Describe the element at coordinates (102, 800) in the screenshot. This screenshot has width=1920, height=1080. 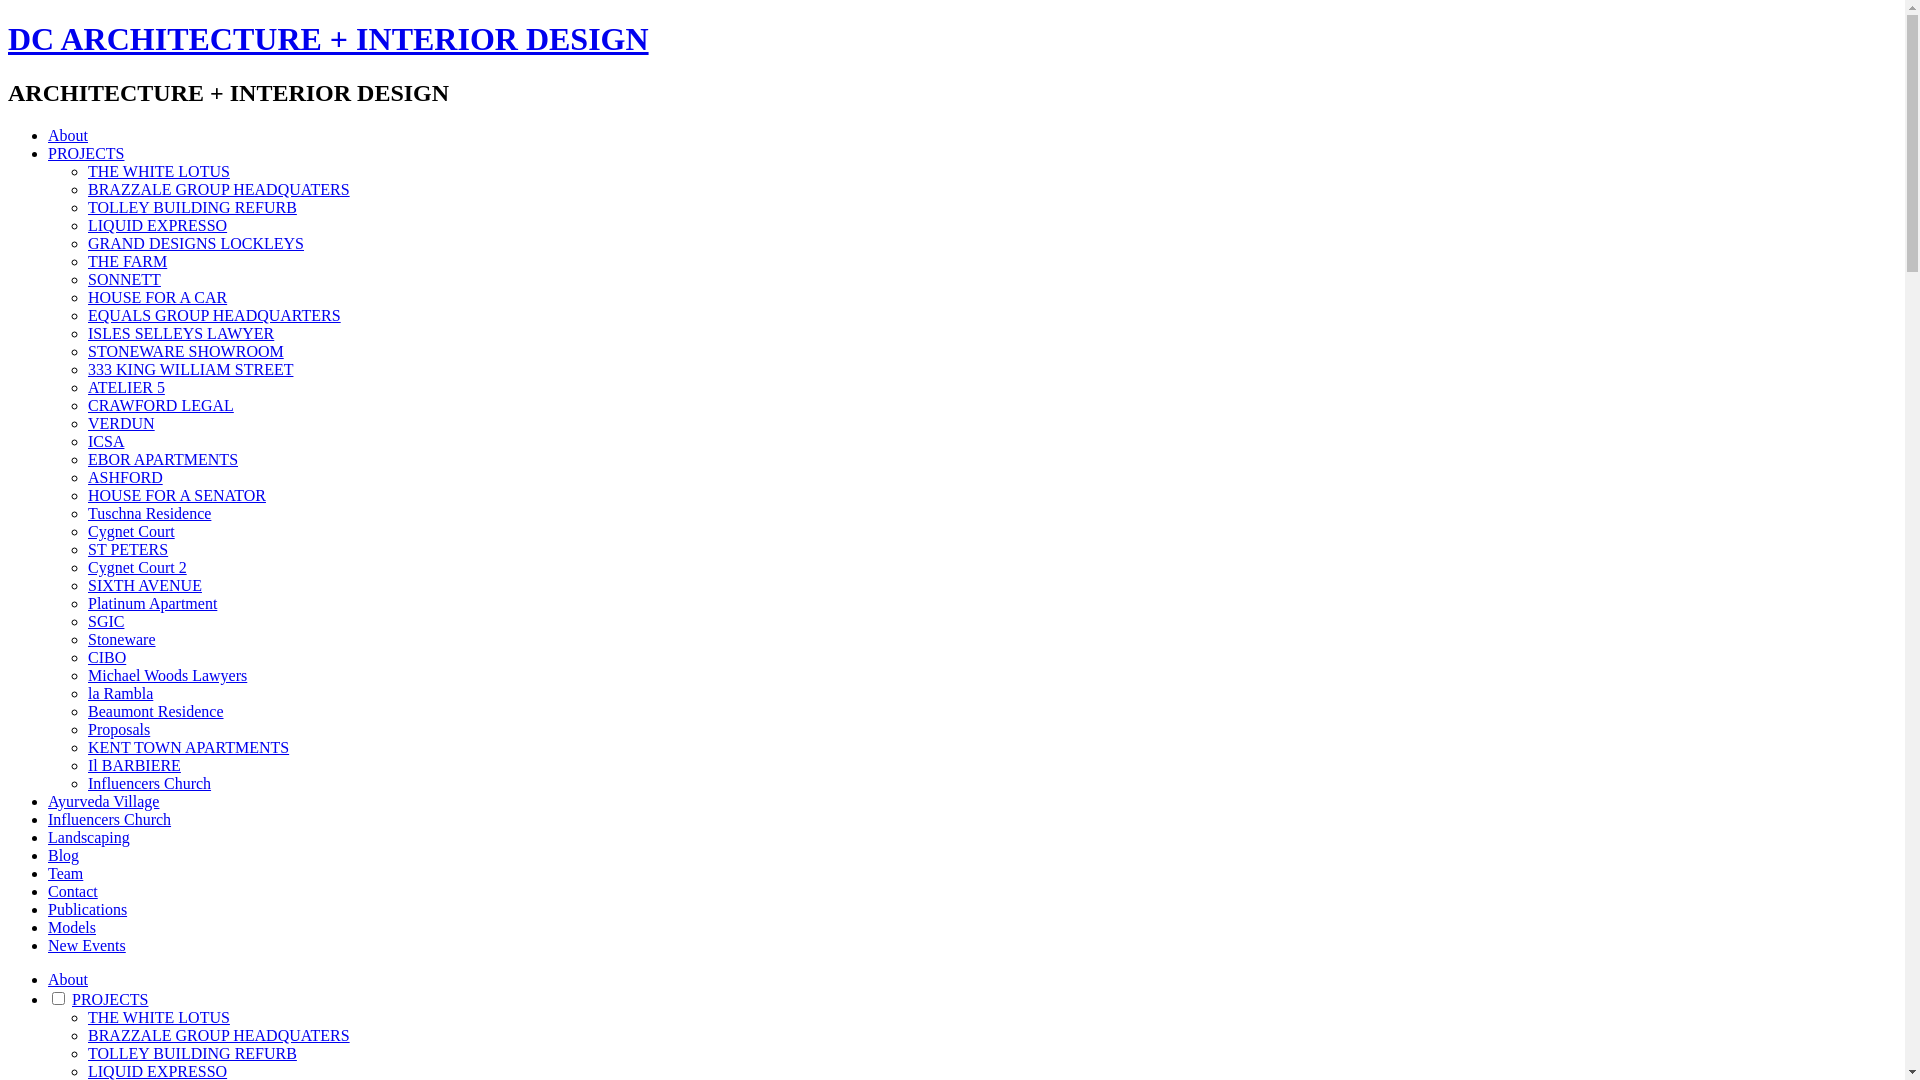
I see `'Ayurveda Village'` at that location.